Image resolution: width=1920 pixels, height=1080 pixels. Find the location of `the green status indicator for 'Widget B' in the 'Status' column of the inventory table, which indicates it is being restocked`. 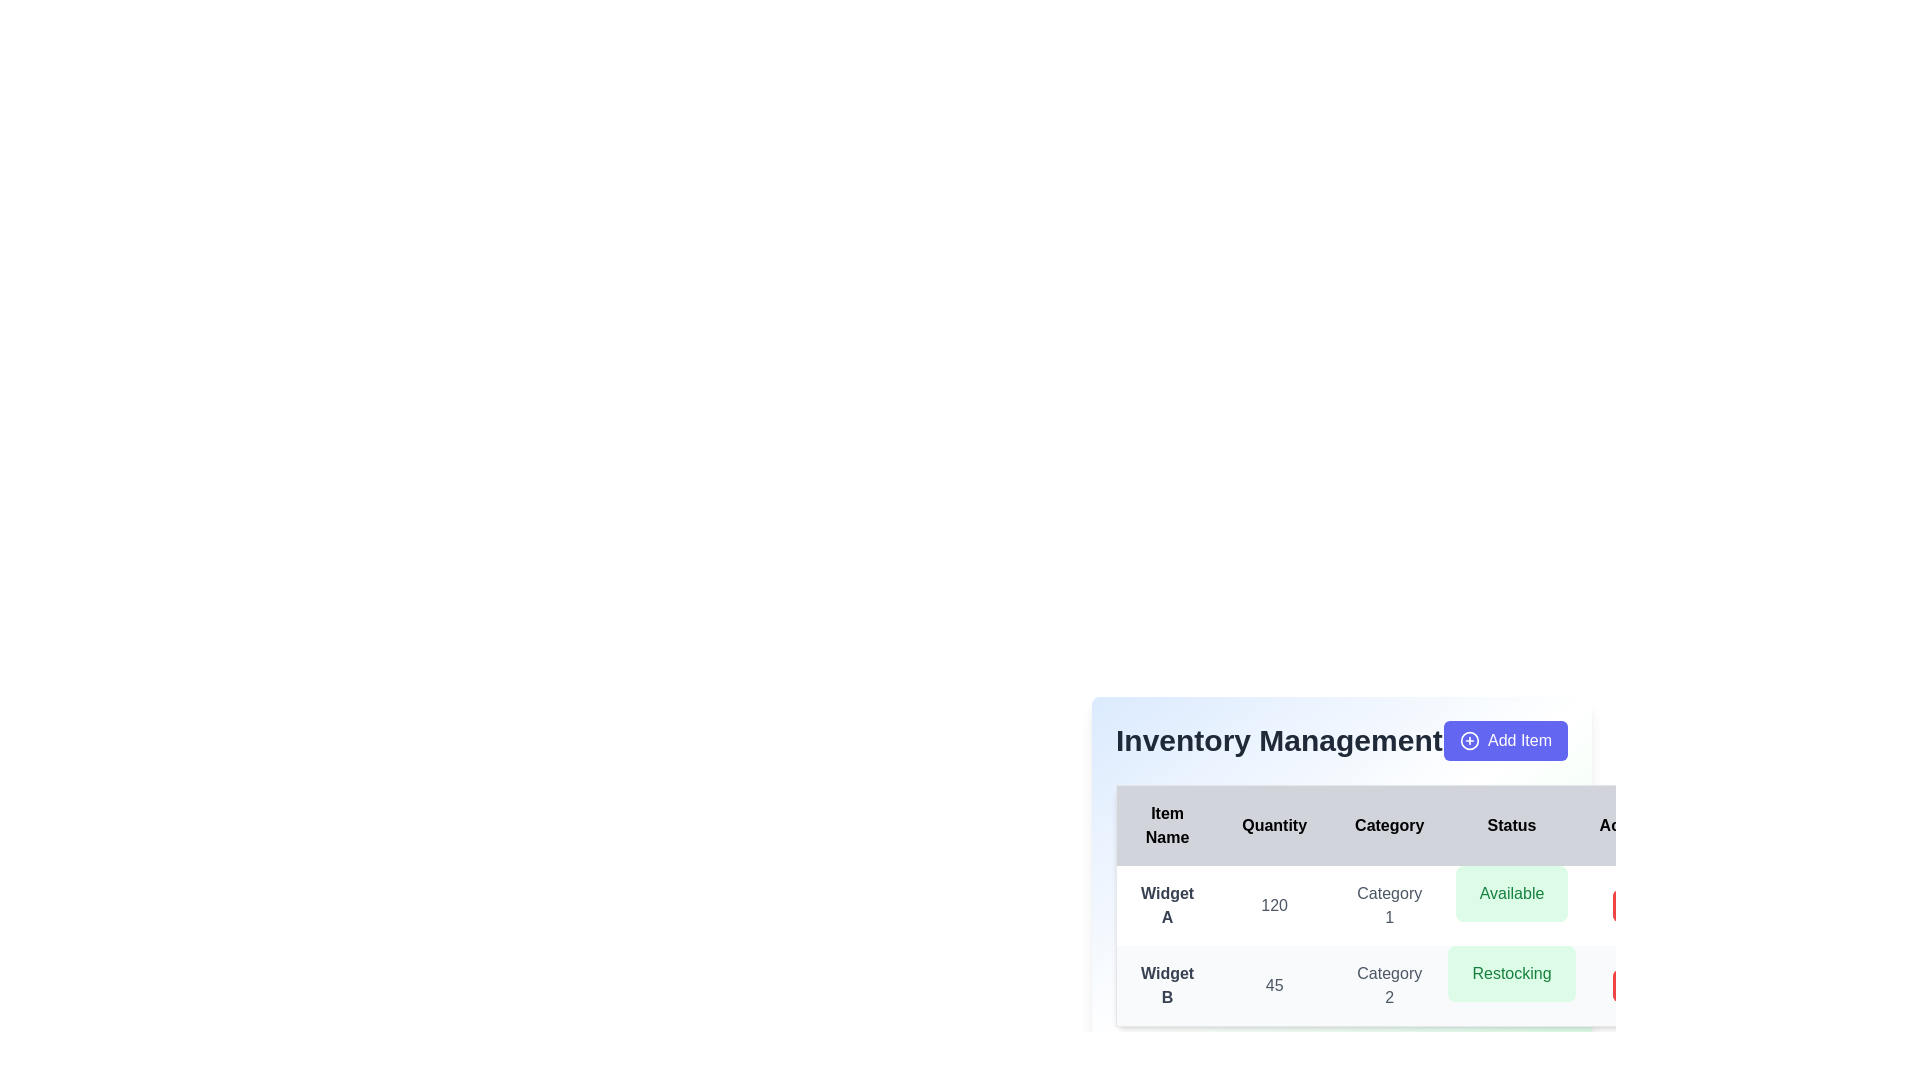

the green status indicator for 'Widget B' in the 'Status' column of the inventory table, which indicates it is being restocked is located at coordinates (1512, 973).